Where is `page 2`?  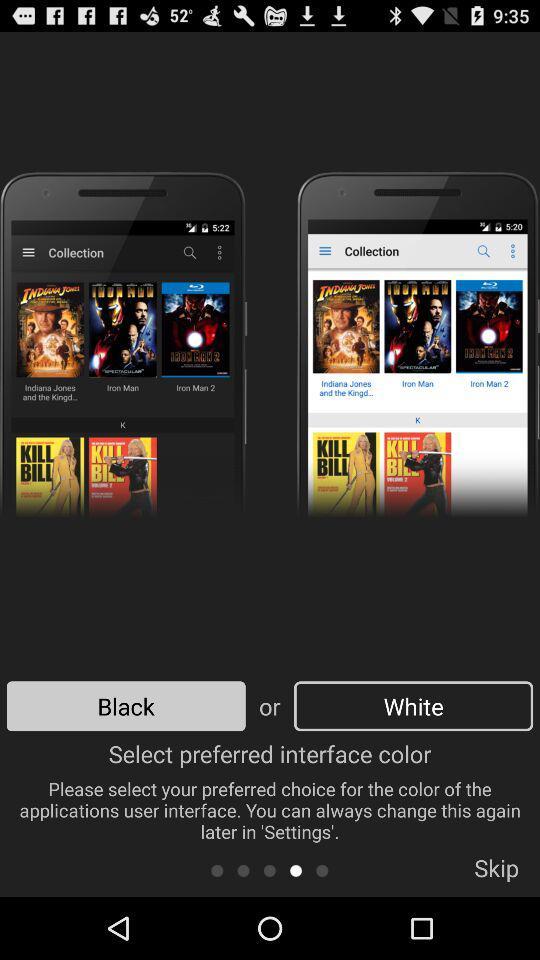 page 2 is located at coordinates (243, 869).